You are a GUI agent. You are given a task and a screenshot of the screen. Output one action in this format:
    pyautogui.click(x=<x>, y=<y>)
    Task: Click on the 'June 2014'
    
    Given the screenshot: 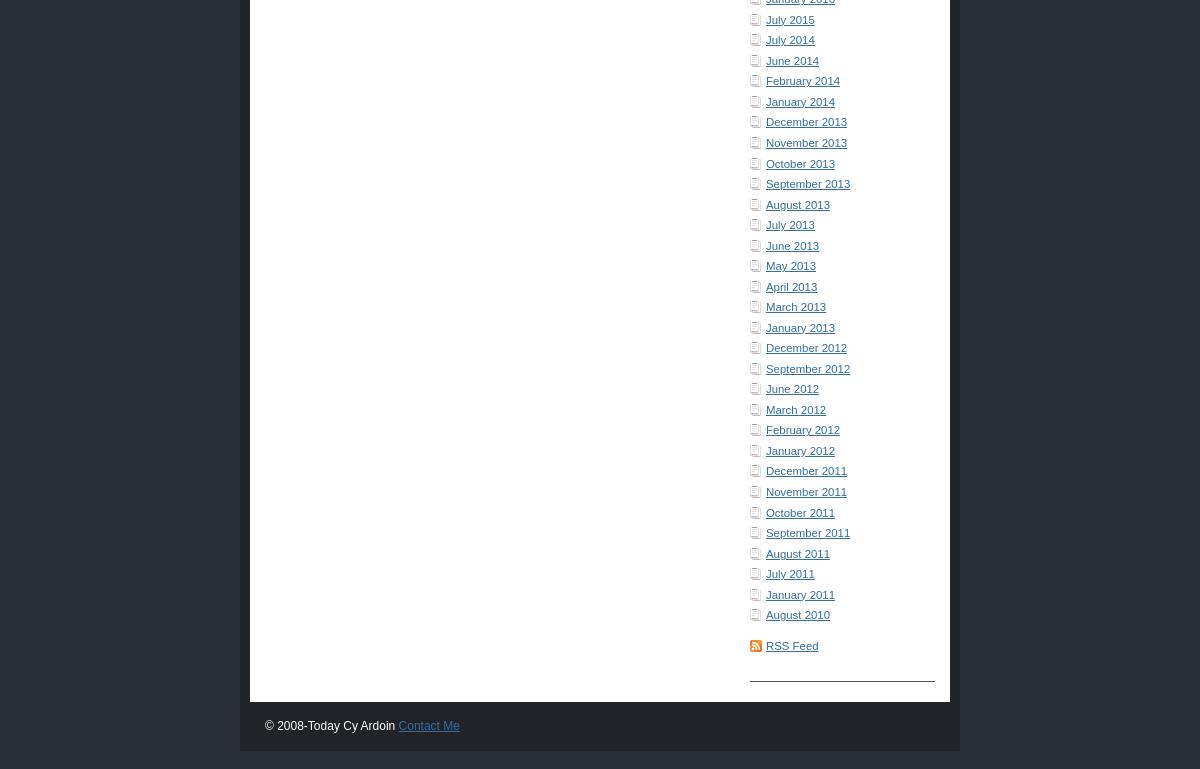 What is the action you would take?
    pyautogui.click(x=791, y=59)
    